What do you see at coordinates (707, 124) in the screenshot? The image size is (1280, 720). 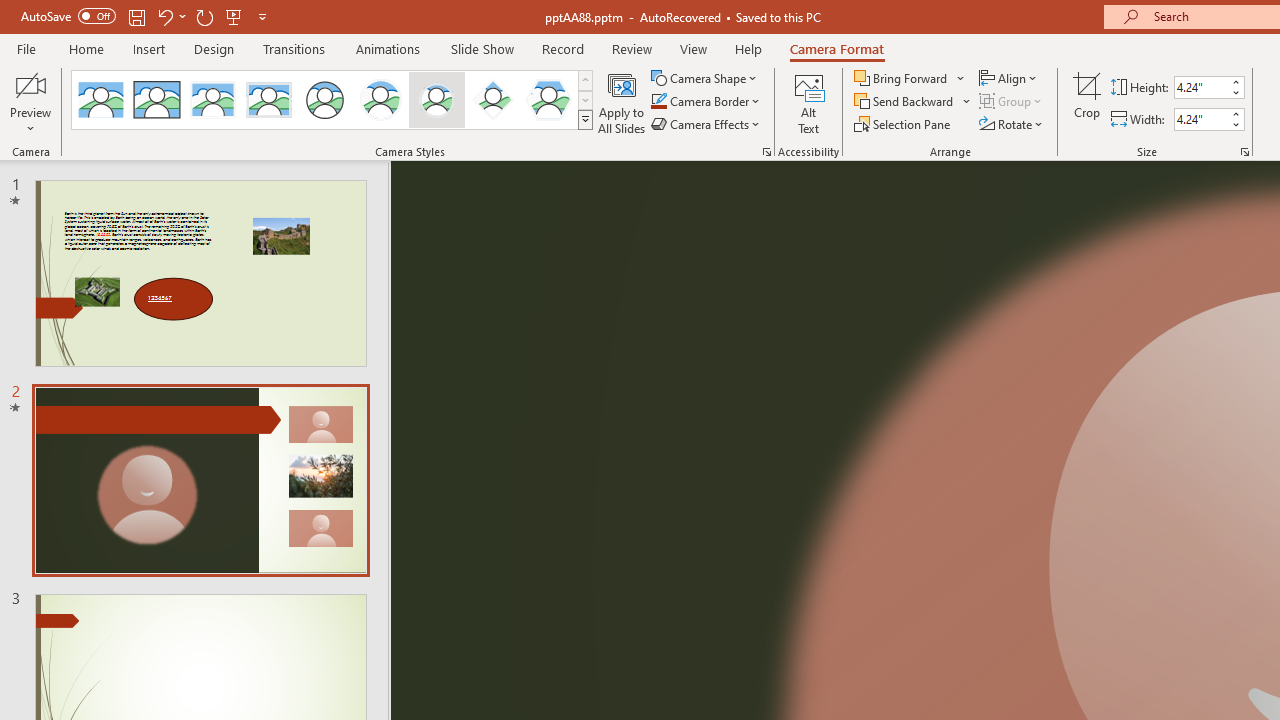 I see `'Camera Effects'` at bounding box center [707, 124].